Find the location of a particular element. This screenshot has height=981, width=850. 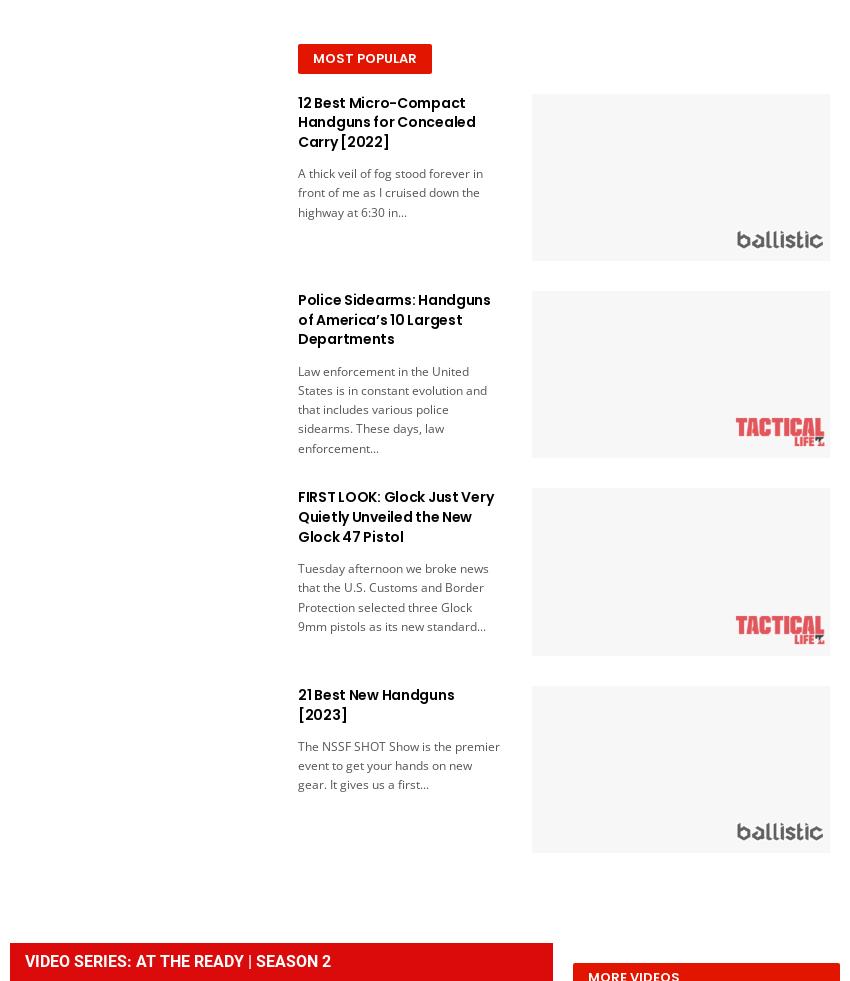

'AT THE READY | SEASON 2' is located at coordinates (136, 961).